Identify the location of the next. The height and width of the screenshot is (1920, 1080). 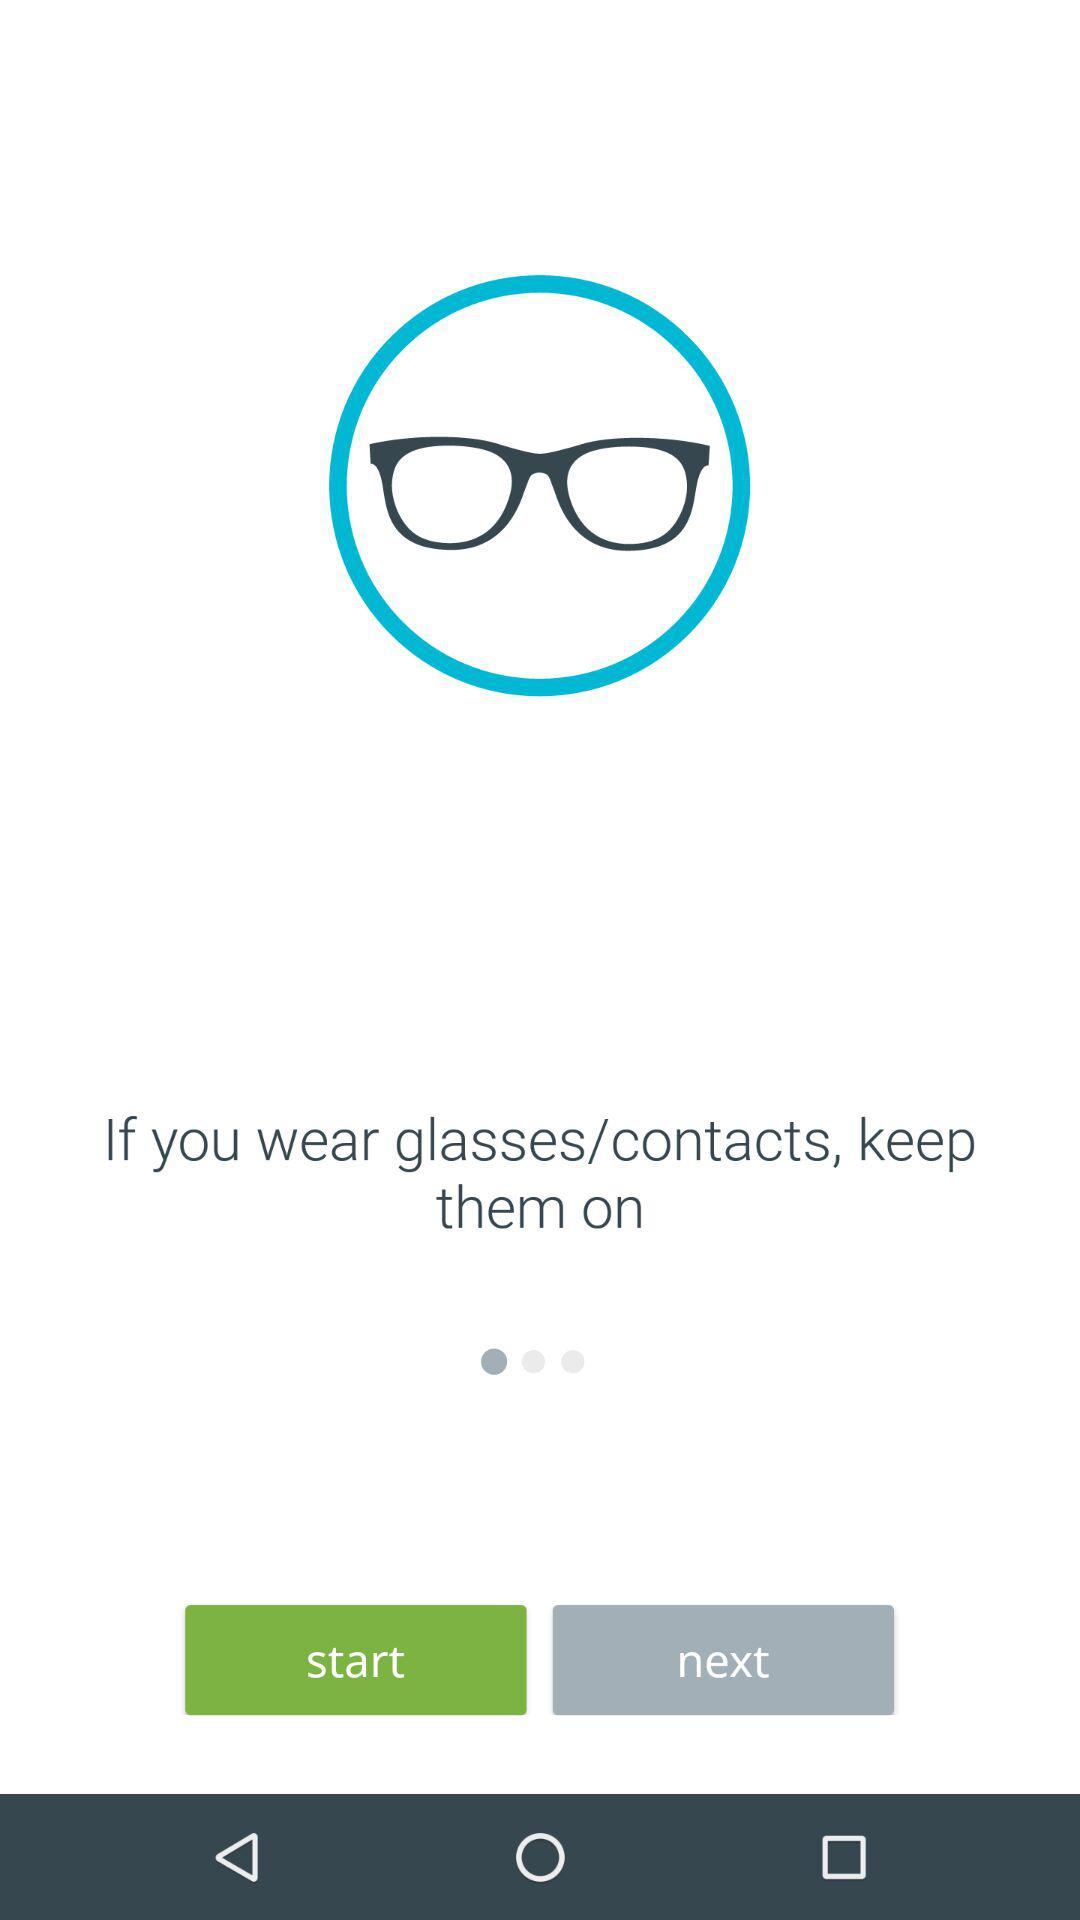
(723, 1660).